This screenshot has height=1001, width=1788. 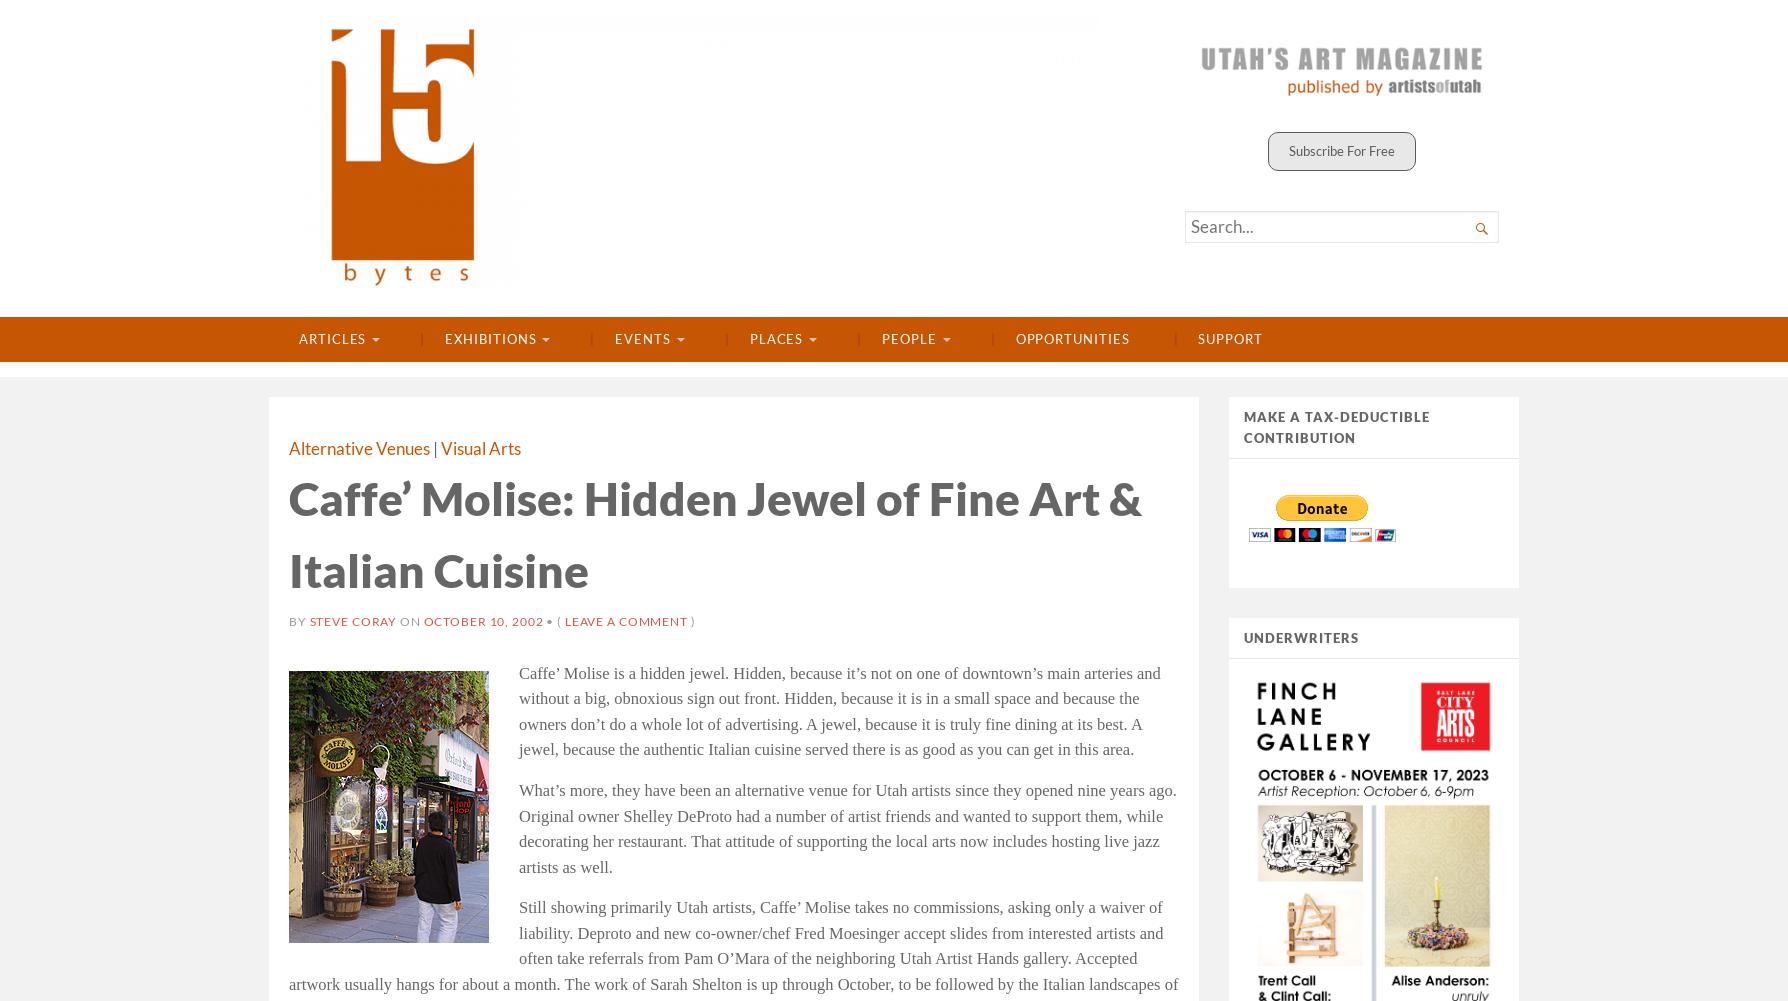 I want to click on 'Events', so click(x=615, y=339).